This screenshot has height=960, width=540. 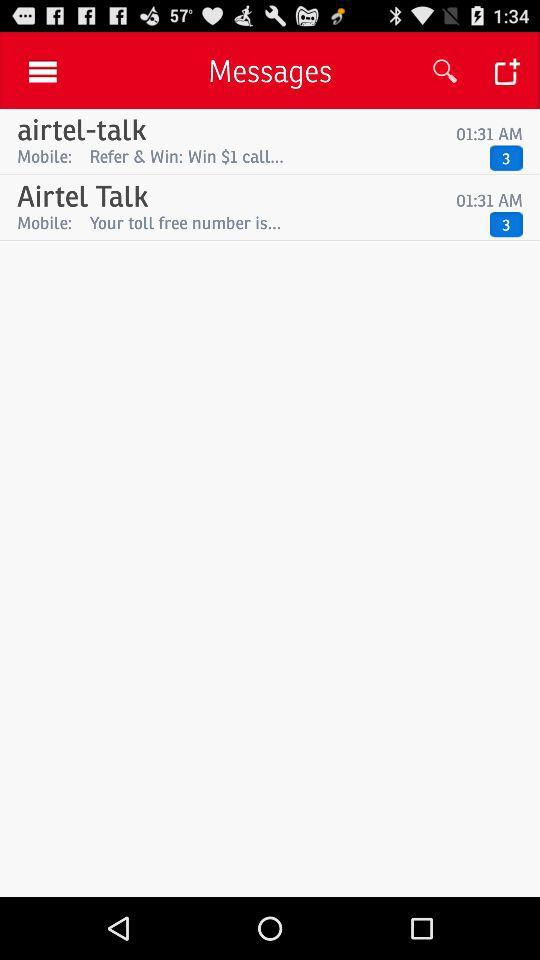 I want to click on the icon to the left of 3, so click(x=284, y=222).